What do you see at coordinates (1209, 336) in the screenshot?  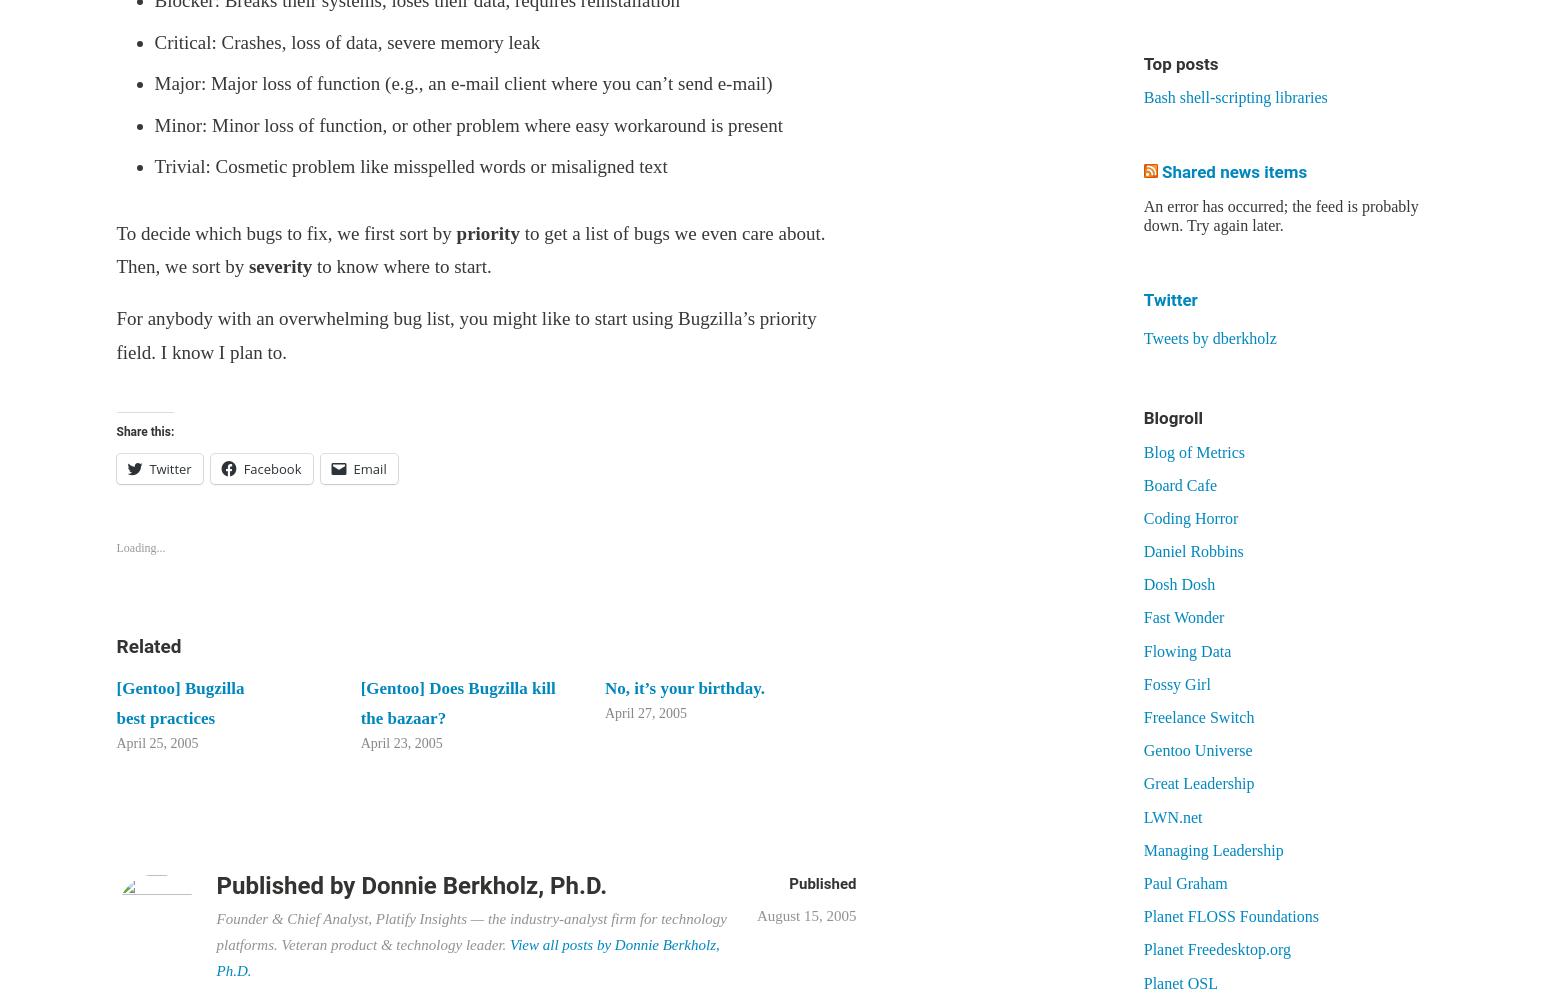 I see `'Tweets by dberkholz'` at bounding box center [1209, 336].